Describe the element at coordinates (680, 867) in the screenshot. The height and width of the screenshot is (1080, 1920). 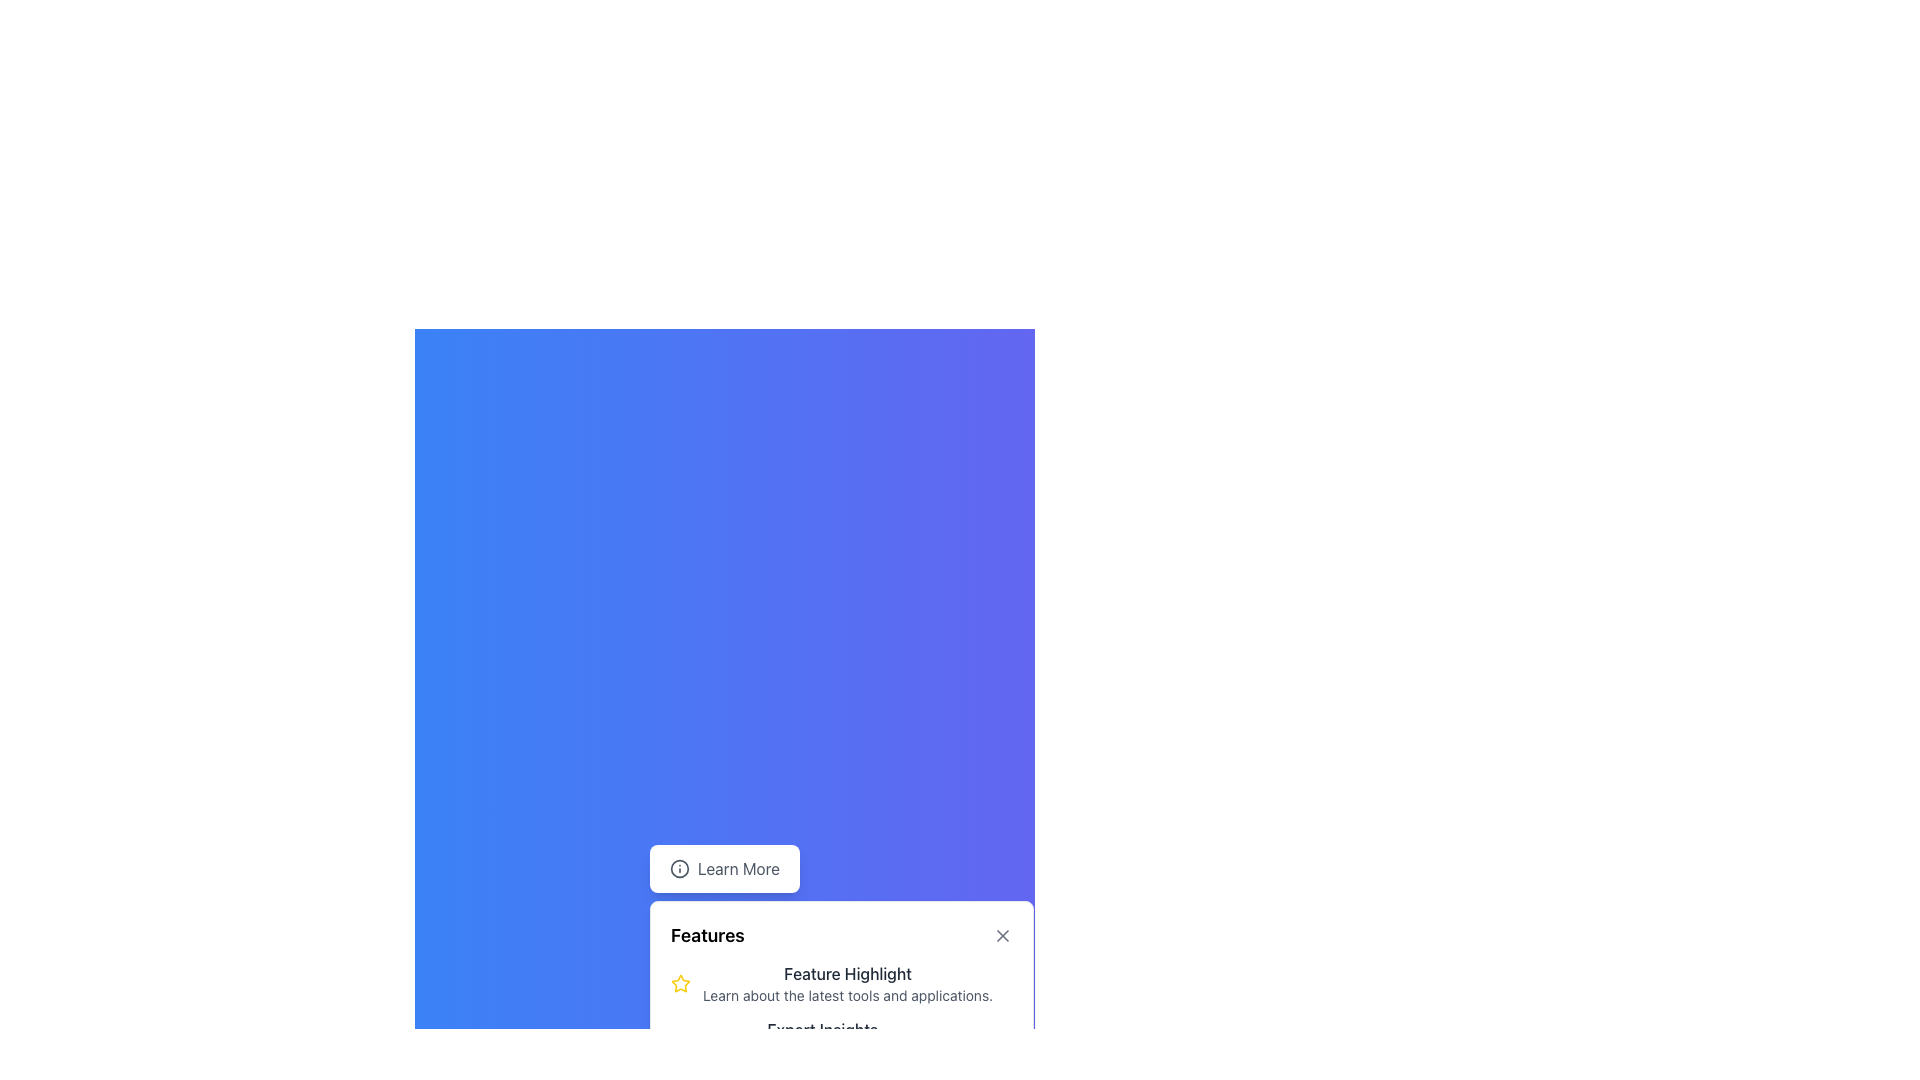
I see `the circular icon with a central dot and surrounding line patterns, located to the left of the 'Learn More' button, to interact with the button` at that location.